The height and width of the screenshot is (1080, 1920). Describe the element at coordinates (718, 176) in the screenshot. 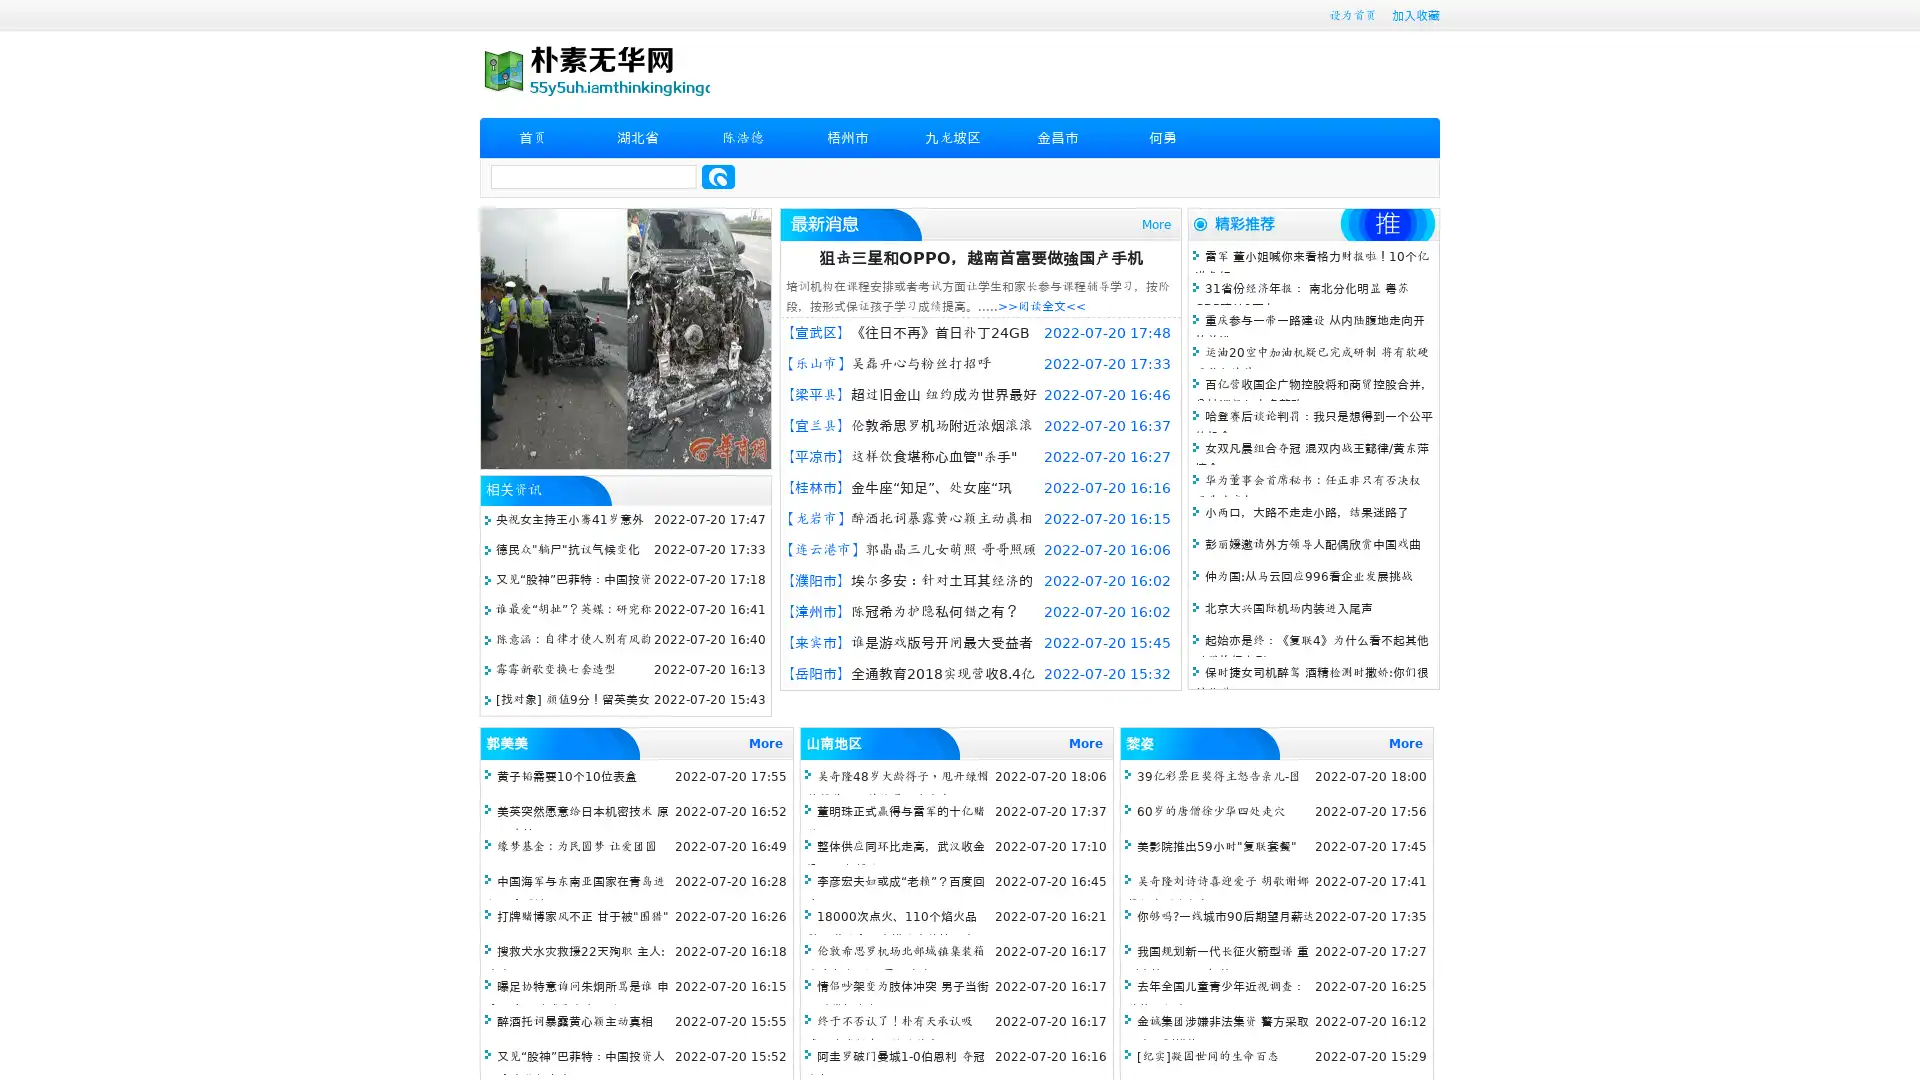

I see `Search` at that location.